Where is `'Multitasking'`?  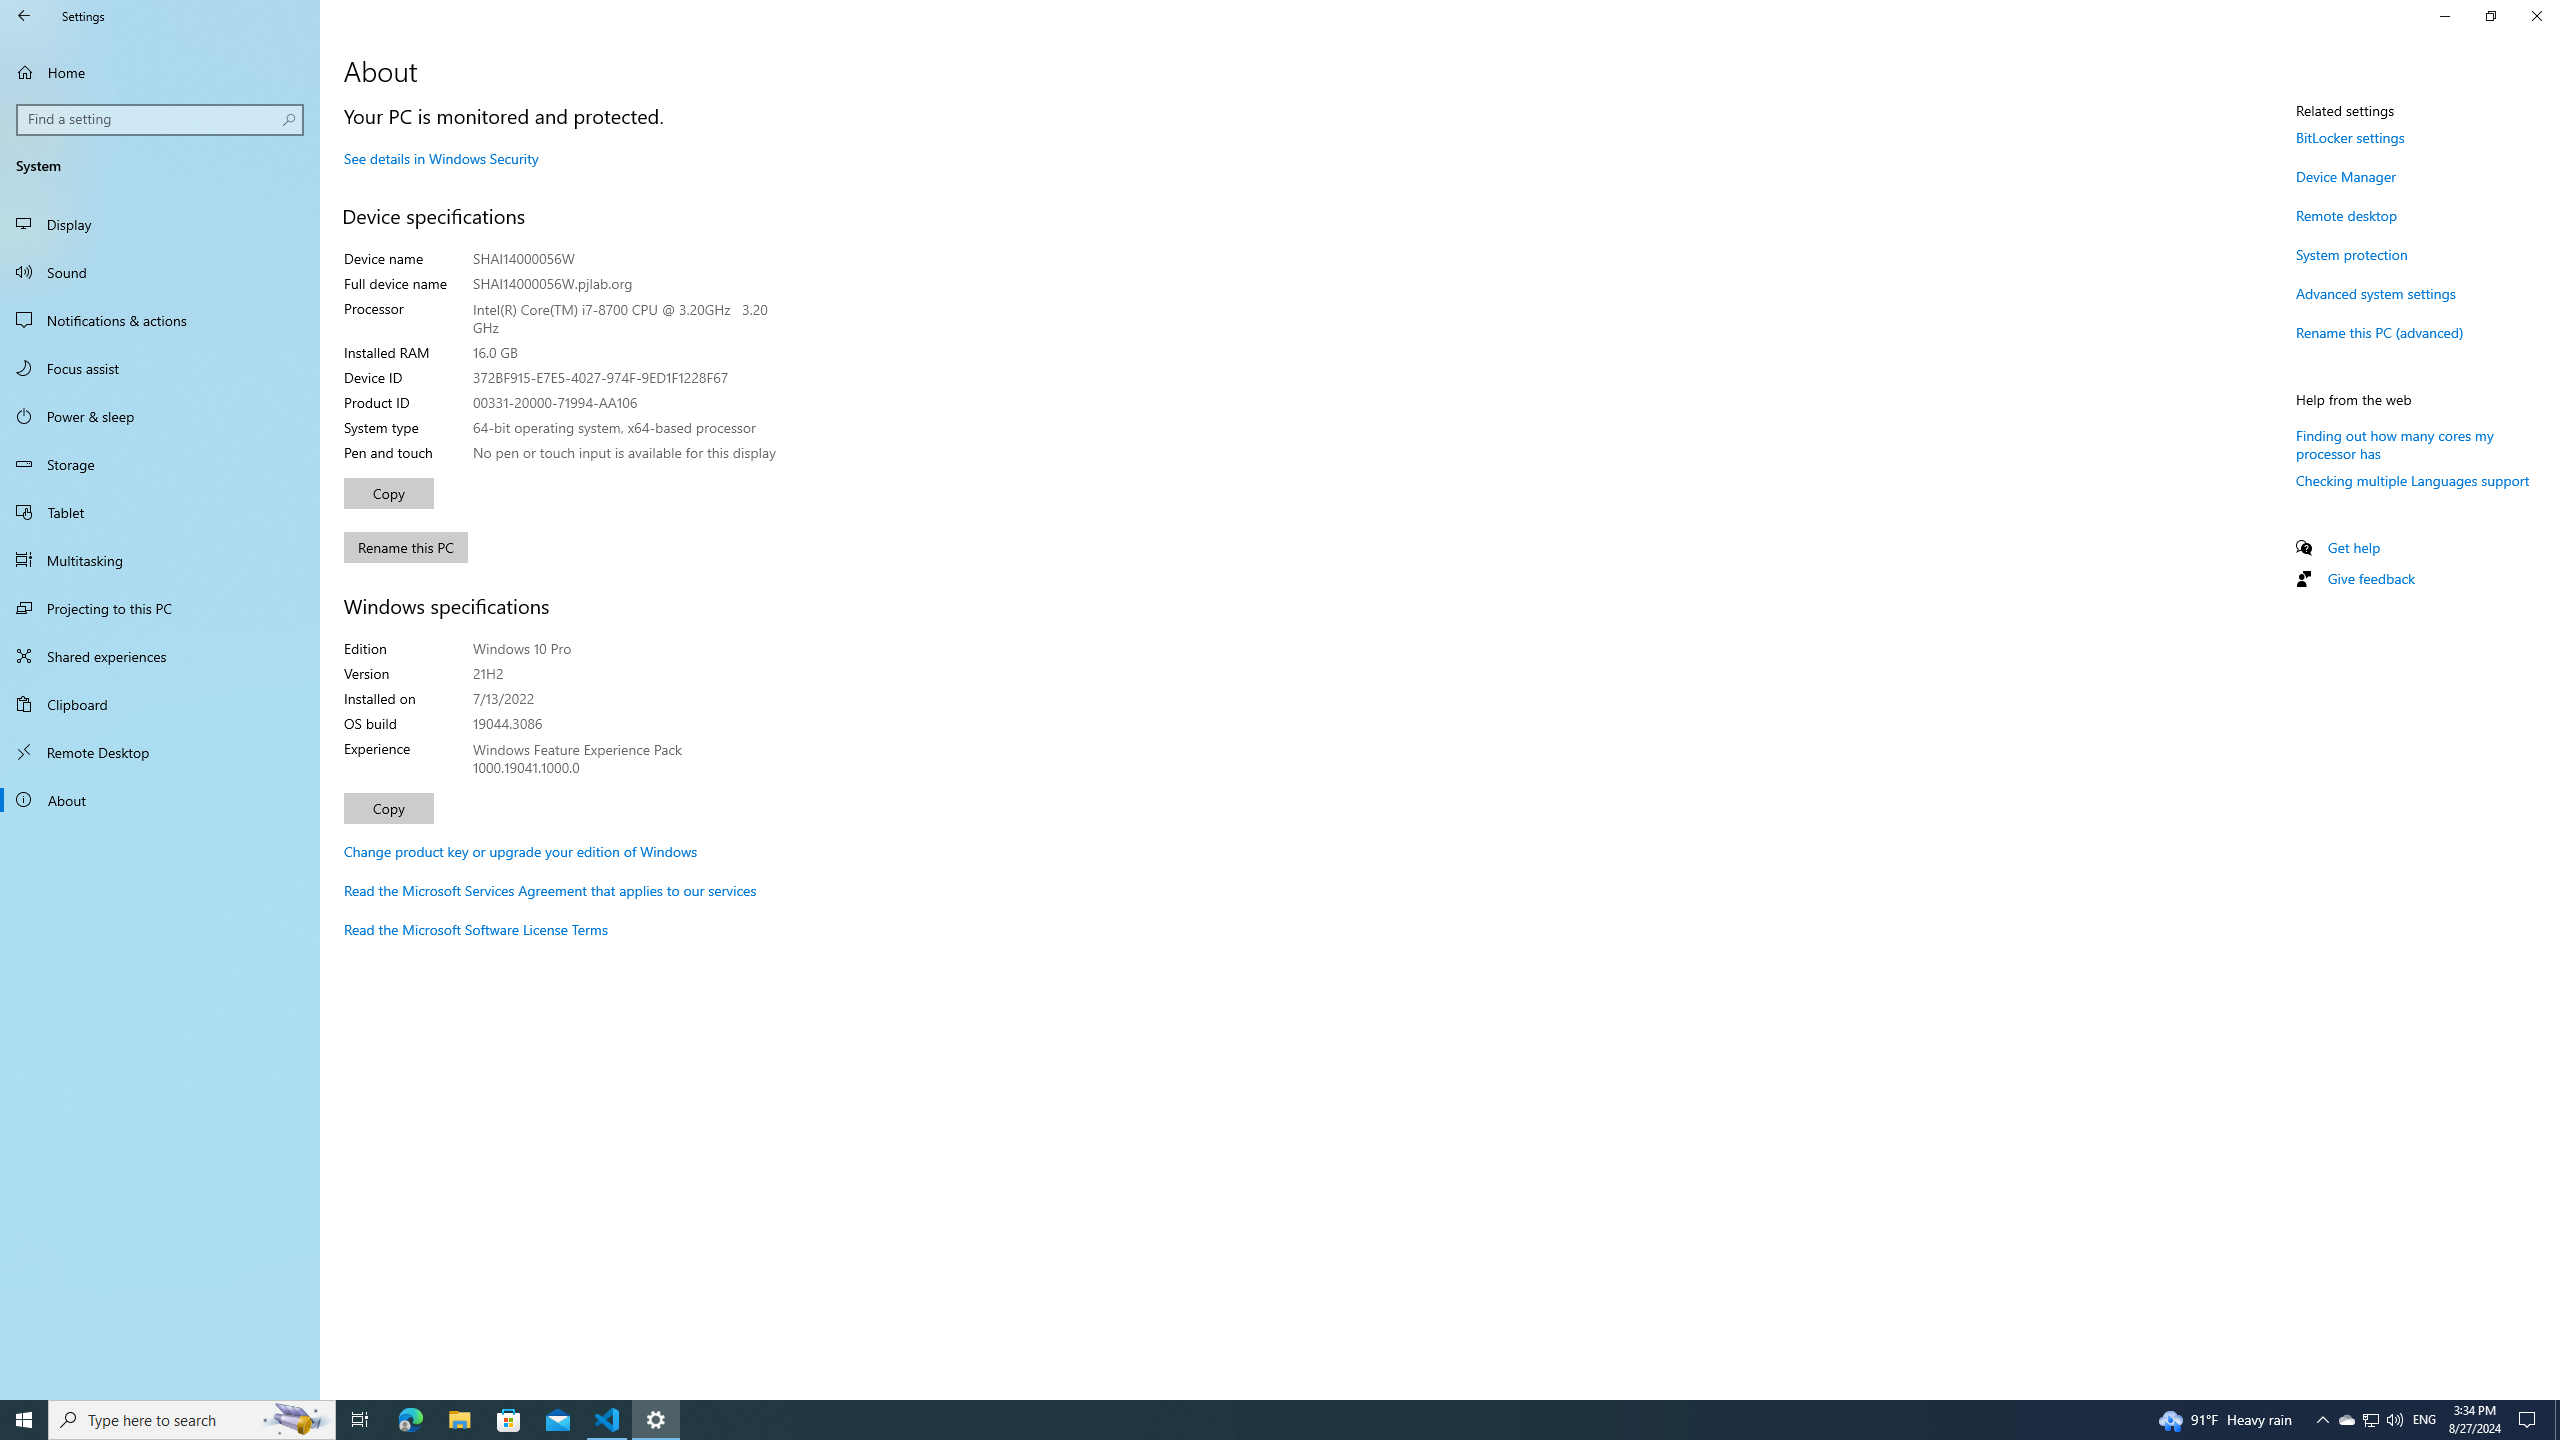 'Multitasking' is located at coordinates (159, 559).